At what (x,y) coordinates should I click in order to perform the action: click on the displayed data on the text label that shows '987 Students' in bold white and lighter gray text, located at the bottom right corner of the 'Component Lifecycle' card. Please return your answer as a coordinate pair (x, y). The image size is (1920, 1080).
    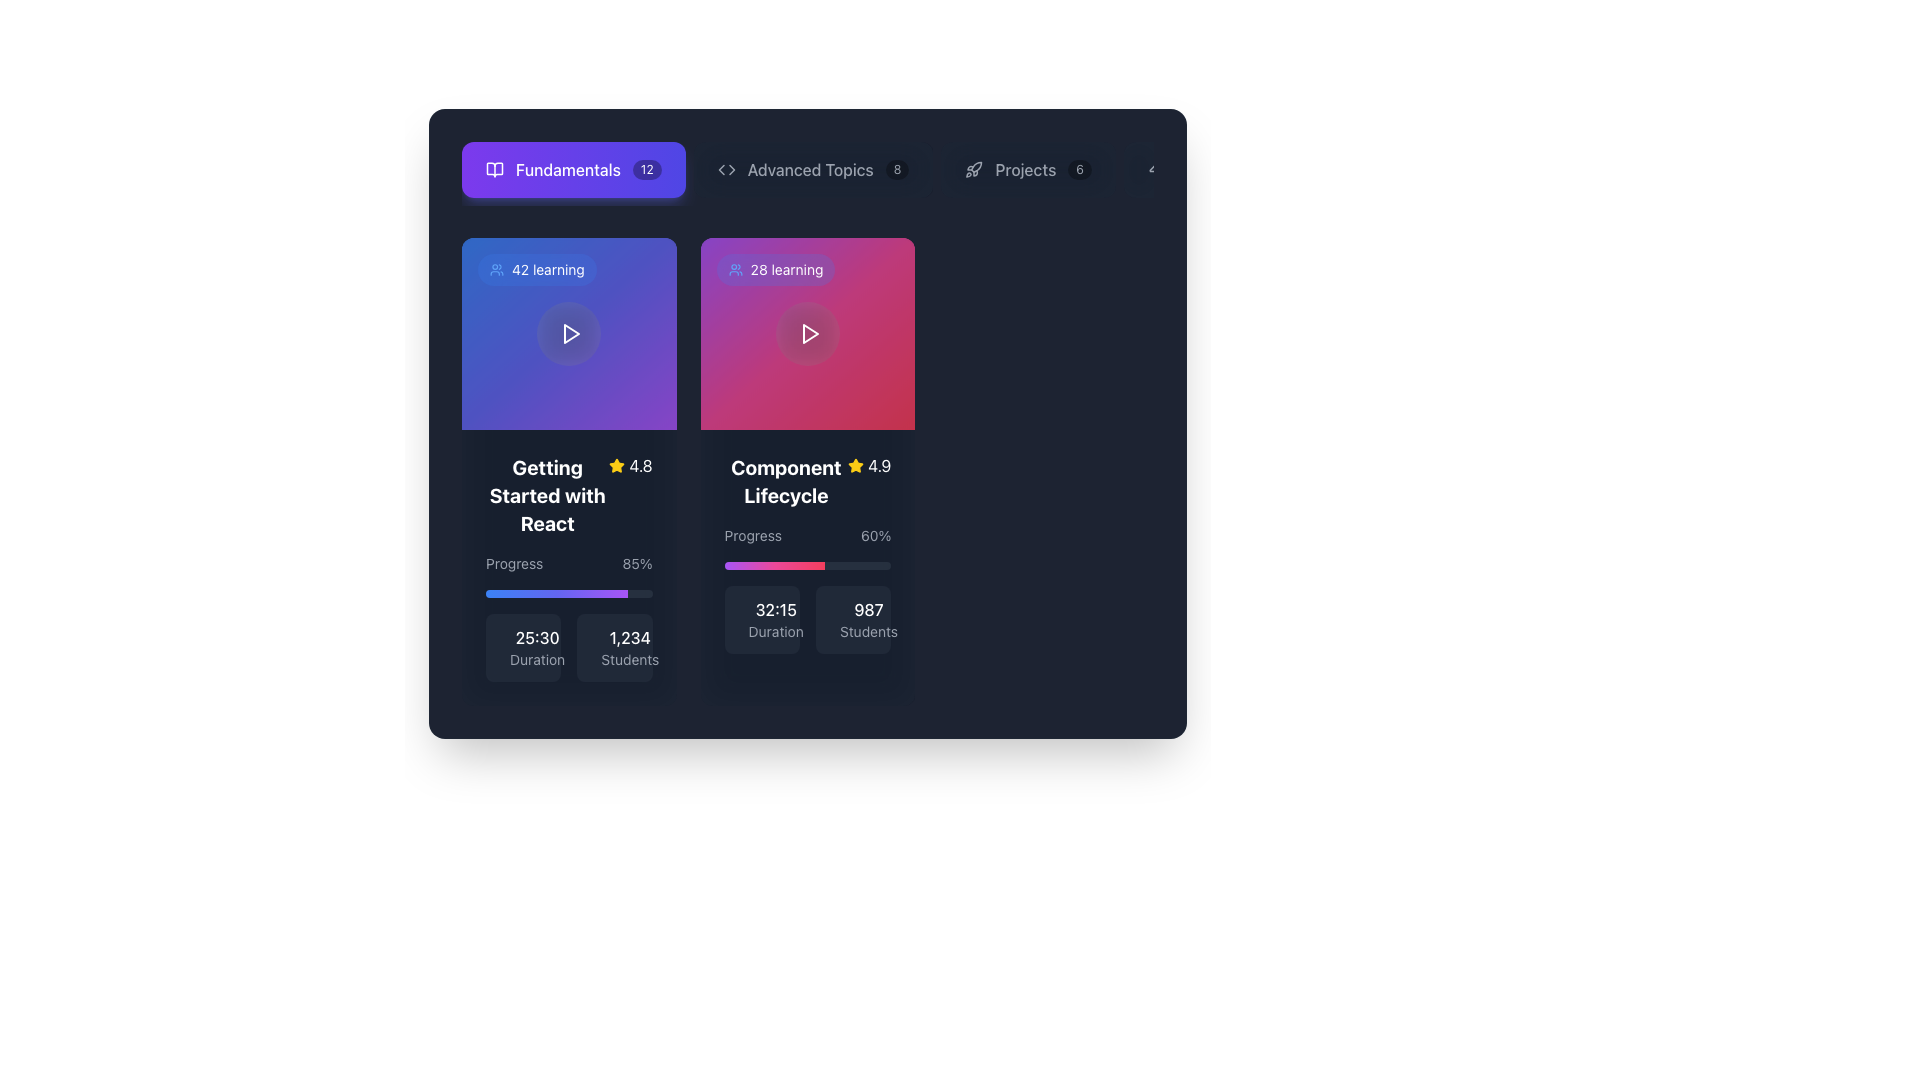
    Looking at the image, I should click on (868, 619).